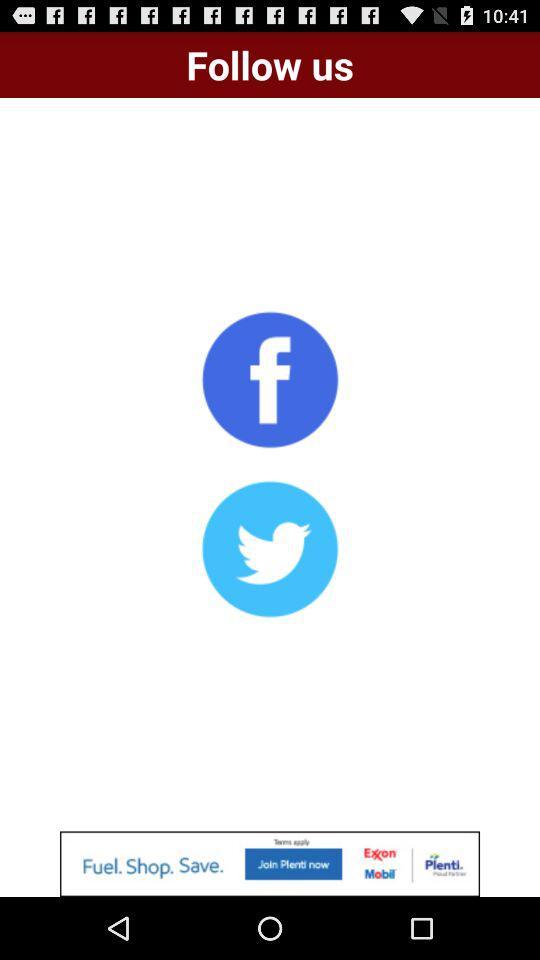 The width and height of the screenshot is (540, 960). What do you see at coordinates (270, 378) in the screenshot?
I see `open facebook` at bounding box center [270, 378].